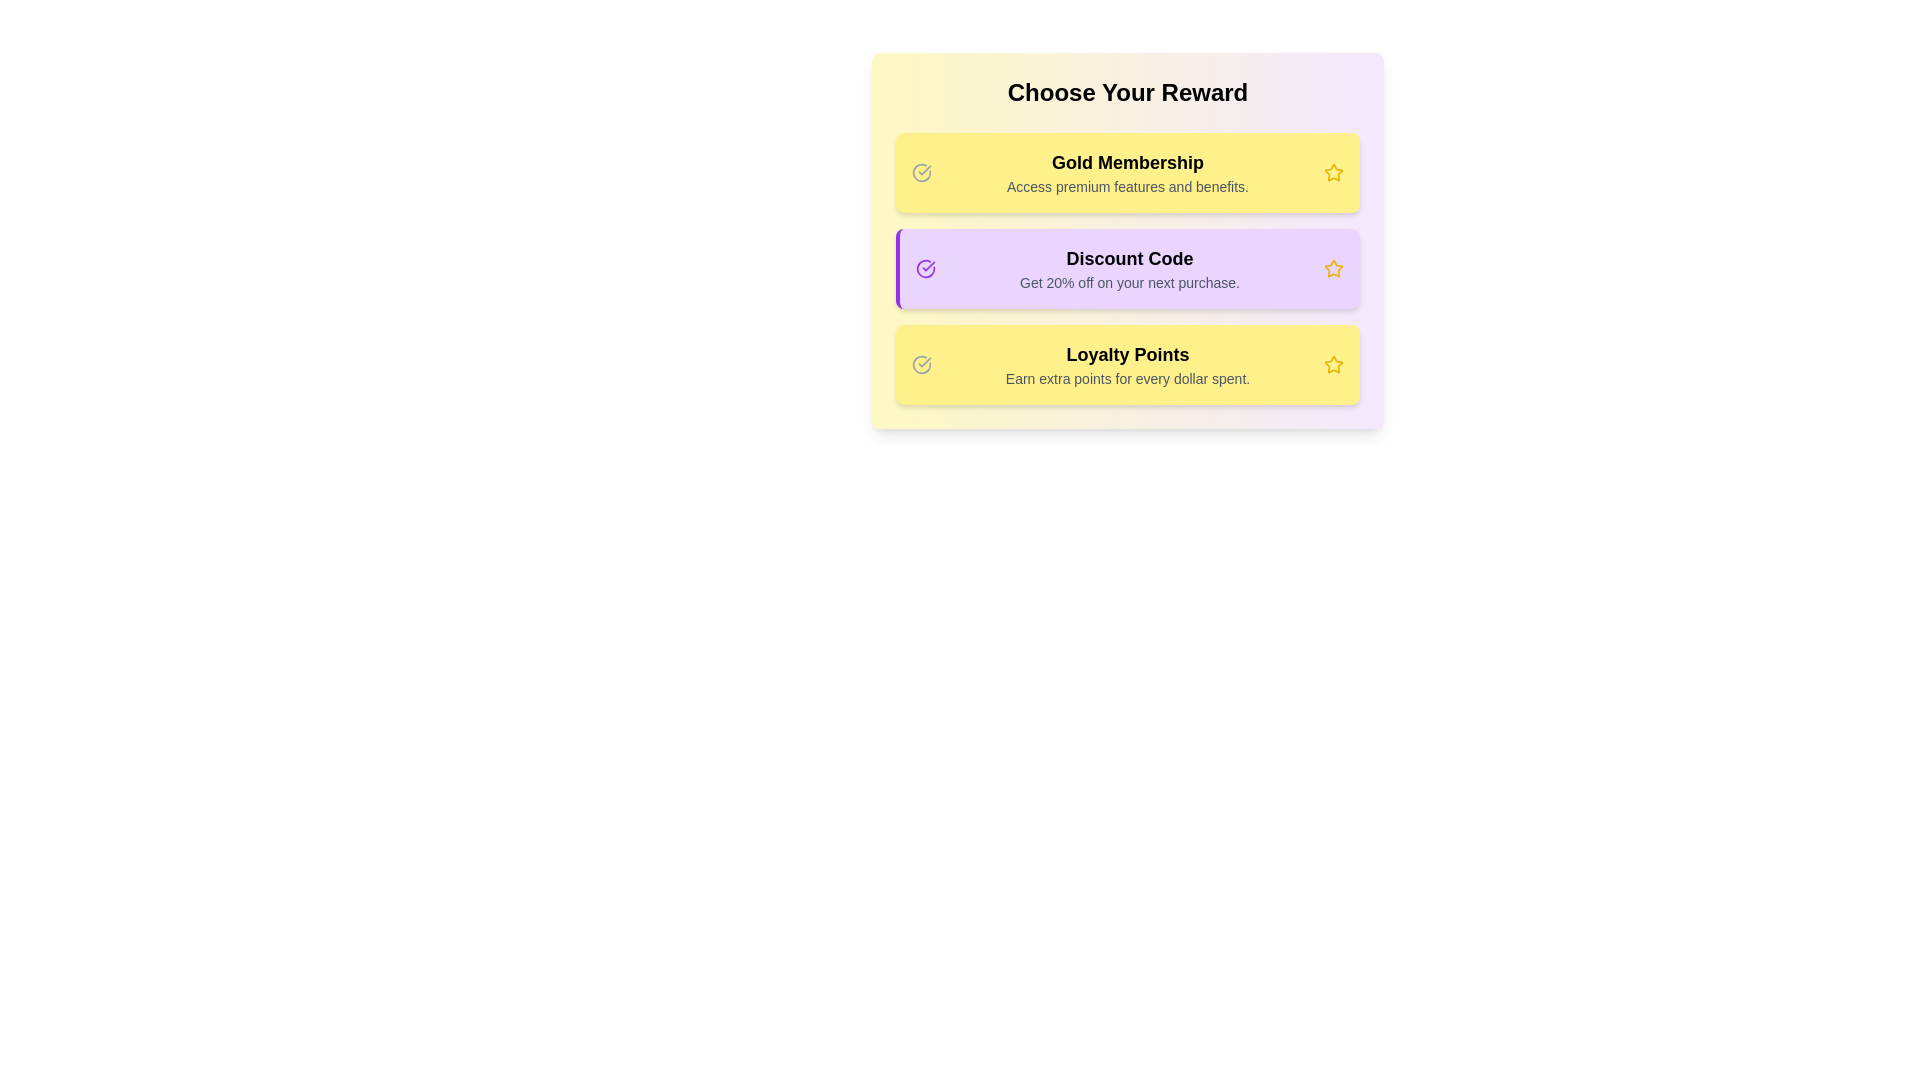  What do you see at coordinates (1128, 365) in the screenshot?
I see `the reward description text of Loyalty Points` at bounding box center [1128, 365].